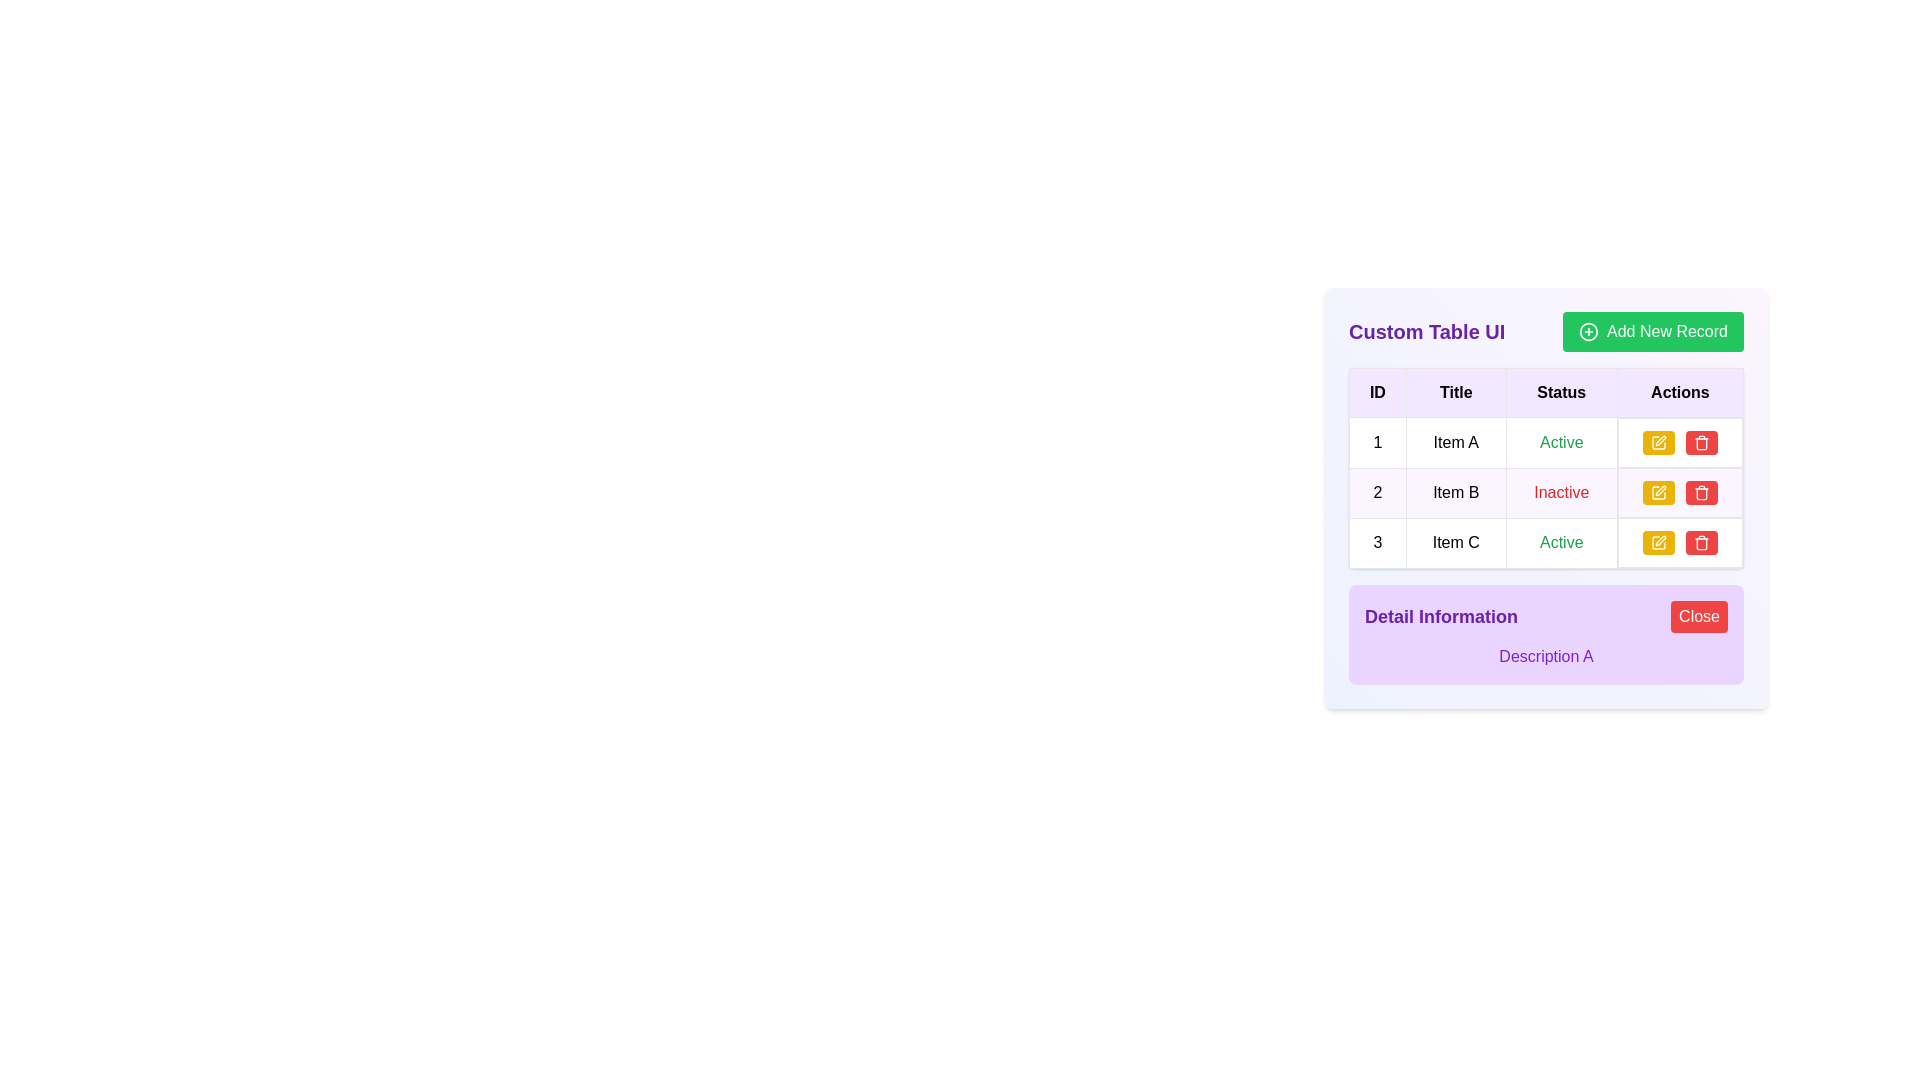 Image resolution: width=1920 pixels, height=1080 pixels. Describe the element at coordinates (1701, 493) in the screenshot. I see `the delete button located in the Actions column of the second row, which is associated with Item B` at that location.